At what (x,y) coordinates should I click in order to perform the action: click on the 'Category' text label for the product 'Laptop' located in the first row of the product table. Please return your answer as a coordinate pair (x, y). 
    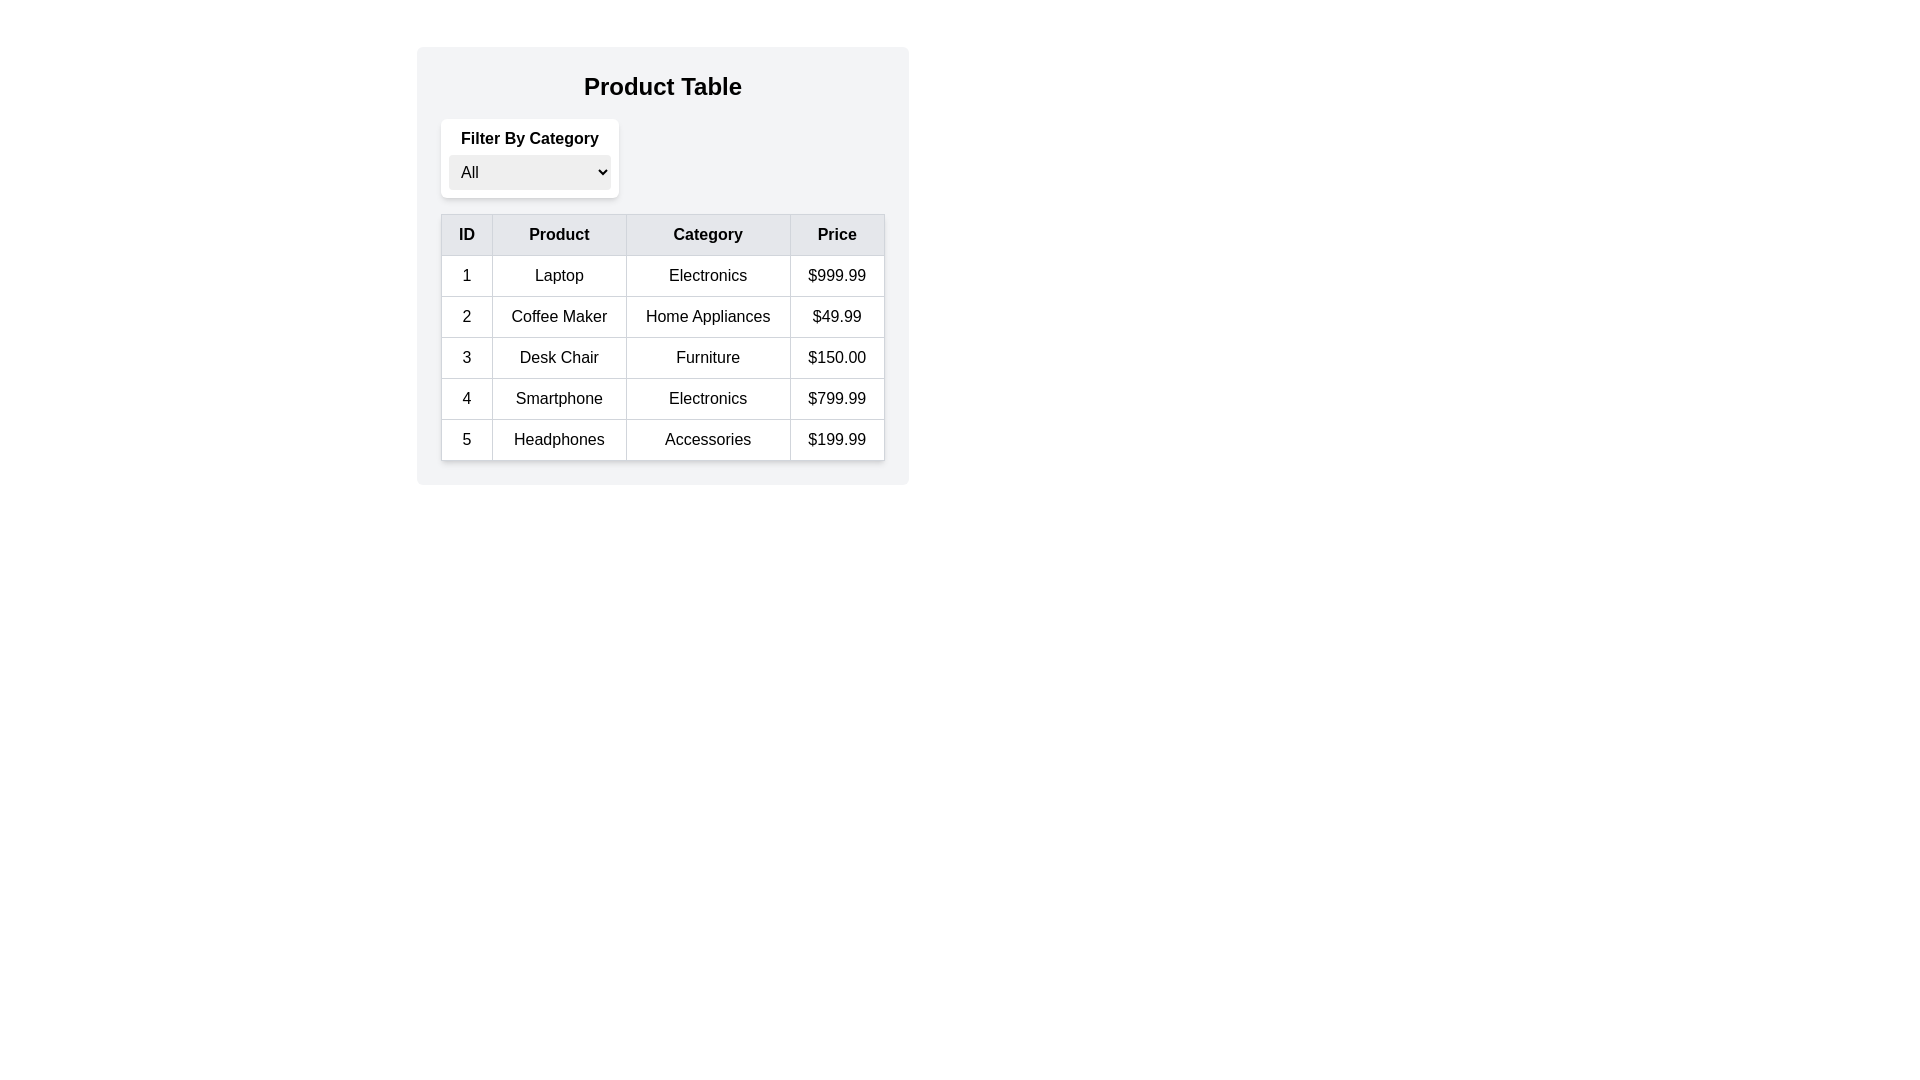
    Looking at the image, I should click on (708, 276).